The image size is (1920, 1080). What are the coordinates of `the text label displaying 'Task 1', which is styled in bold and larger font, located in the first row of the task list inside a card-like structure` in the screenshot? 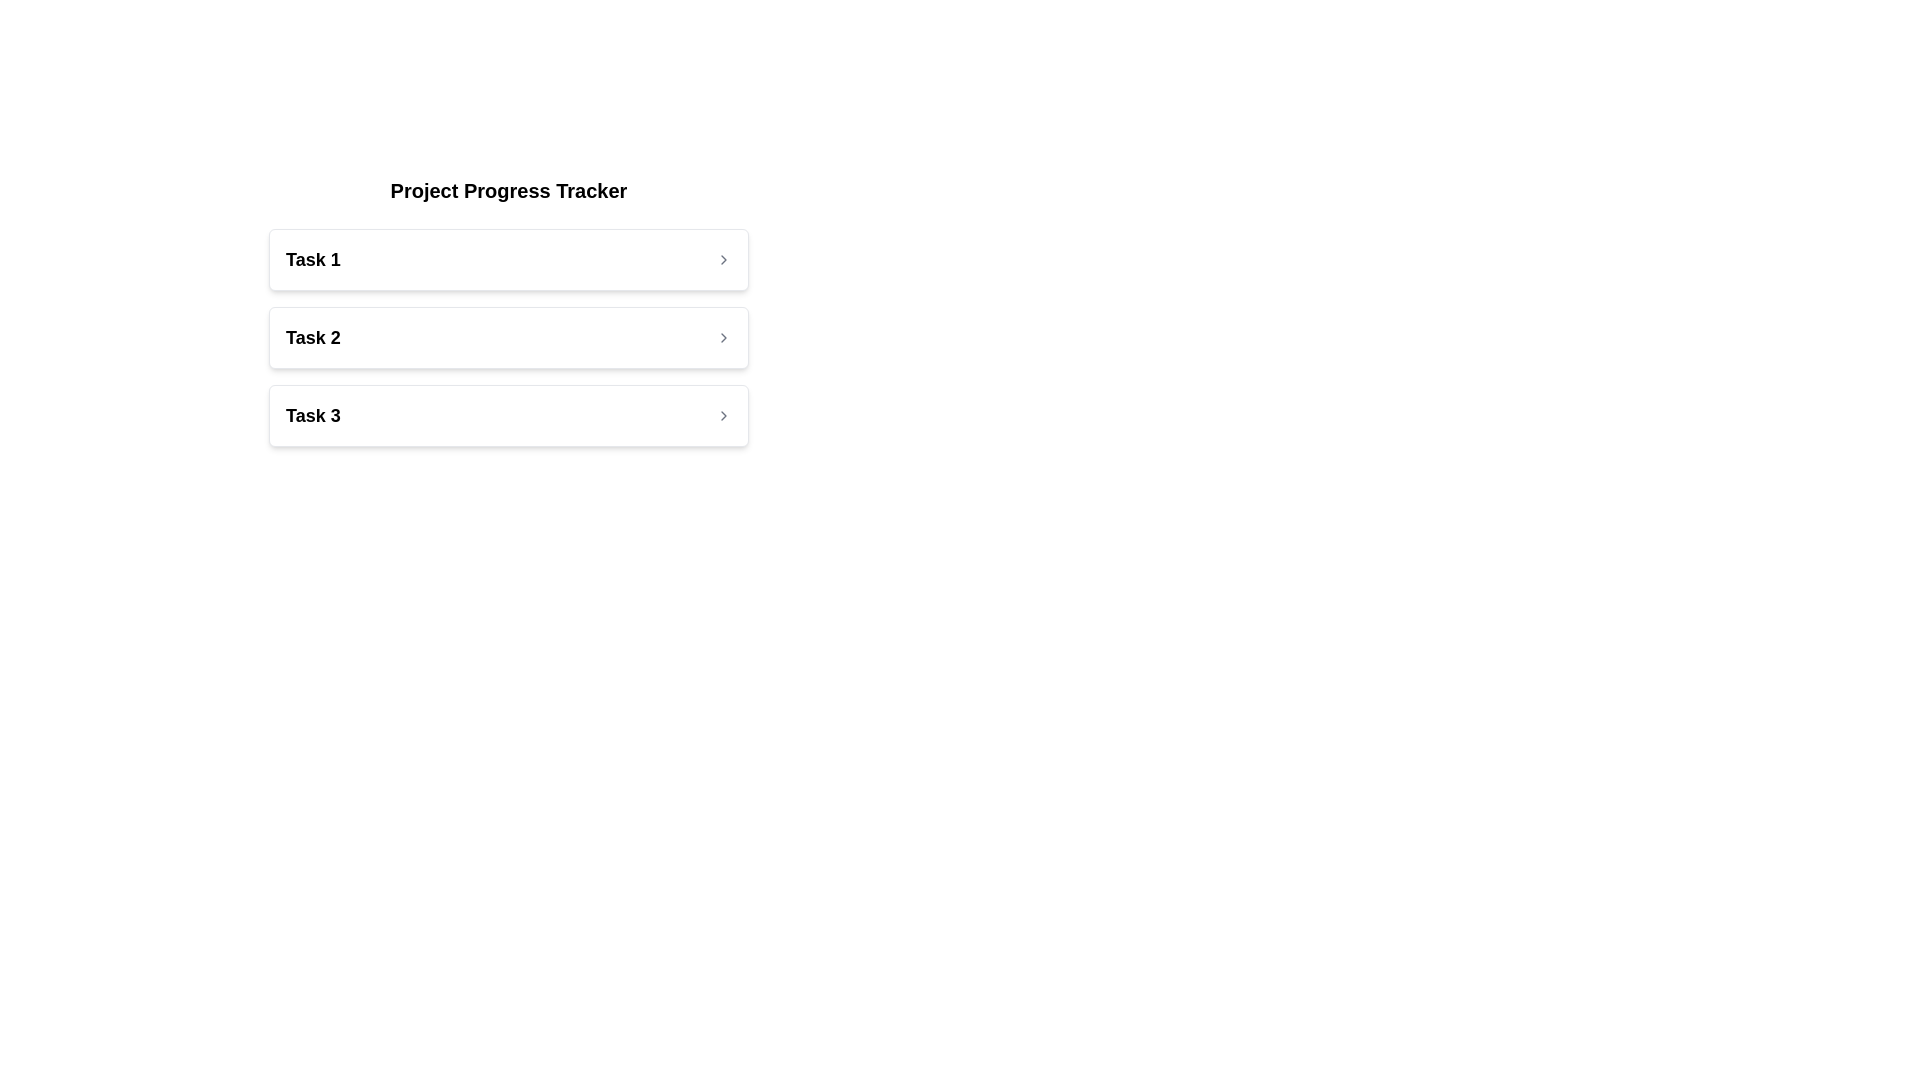 It's located at (312, 258).